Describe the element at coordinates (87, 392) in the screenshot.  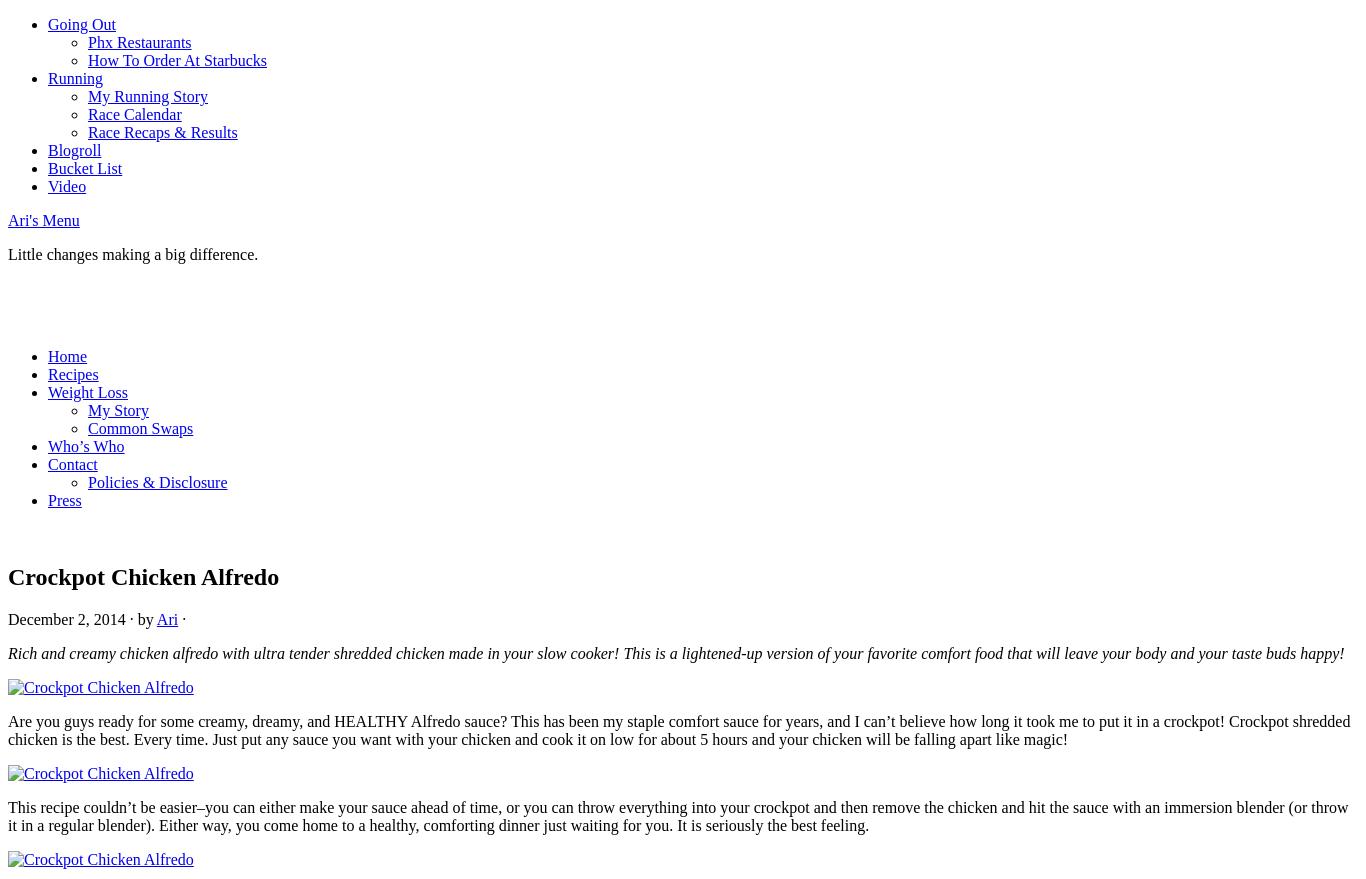
I see `'Weight Loss'` at that location.